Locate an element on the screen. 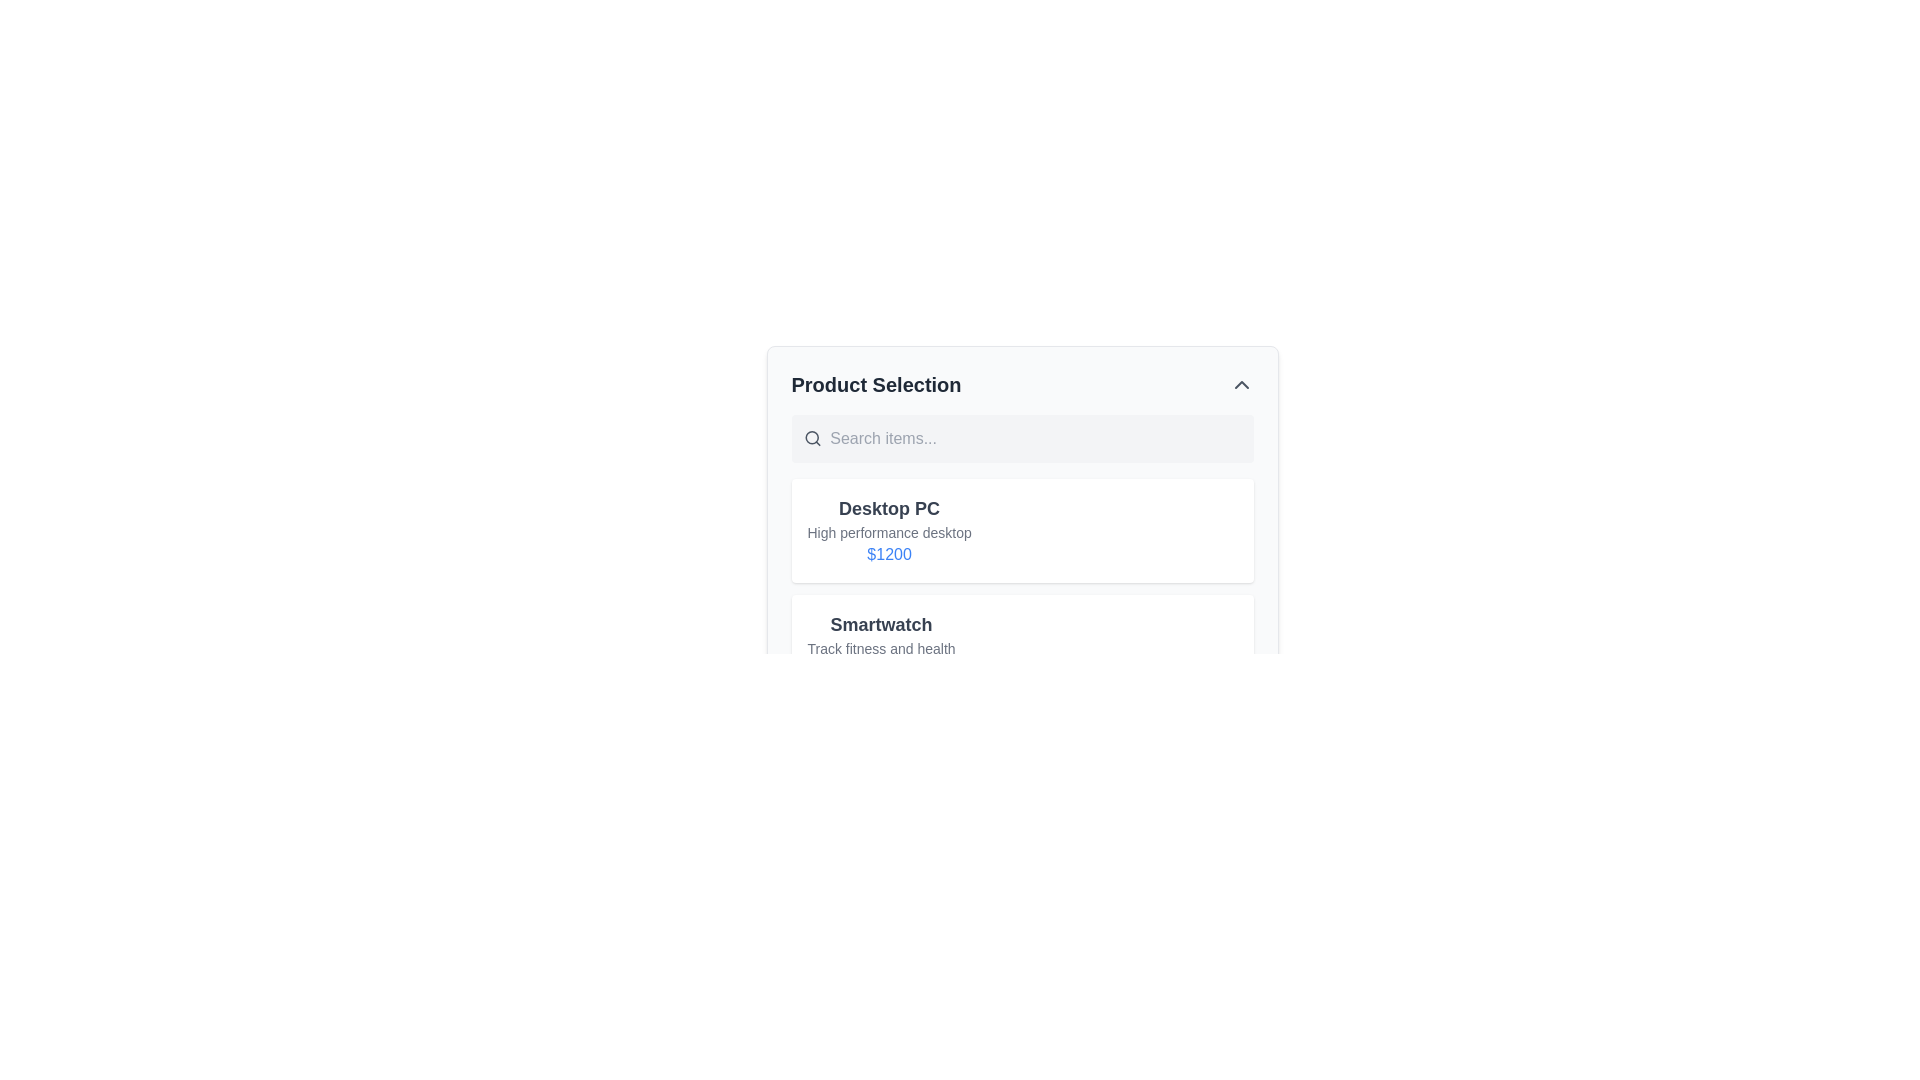 Image resolution: width=1920 pixels, height=1080 pixels. the text label displaying 'High performance desktop', which is located below the title 'Desktop PC' and above the price text '$1200' is located at coordinates (888, 531).